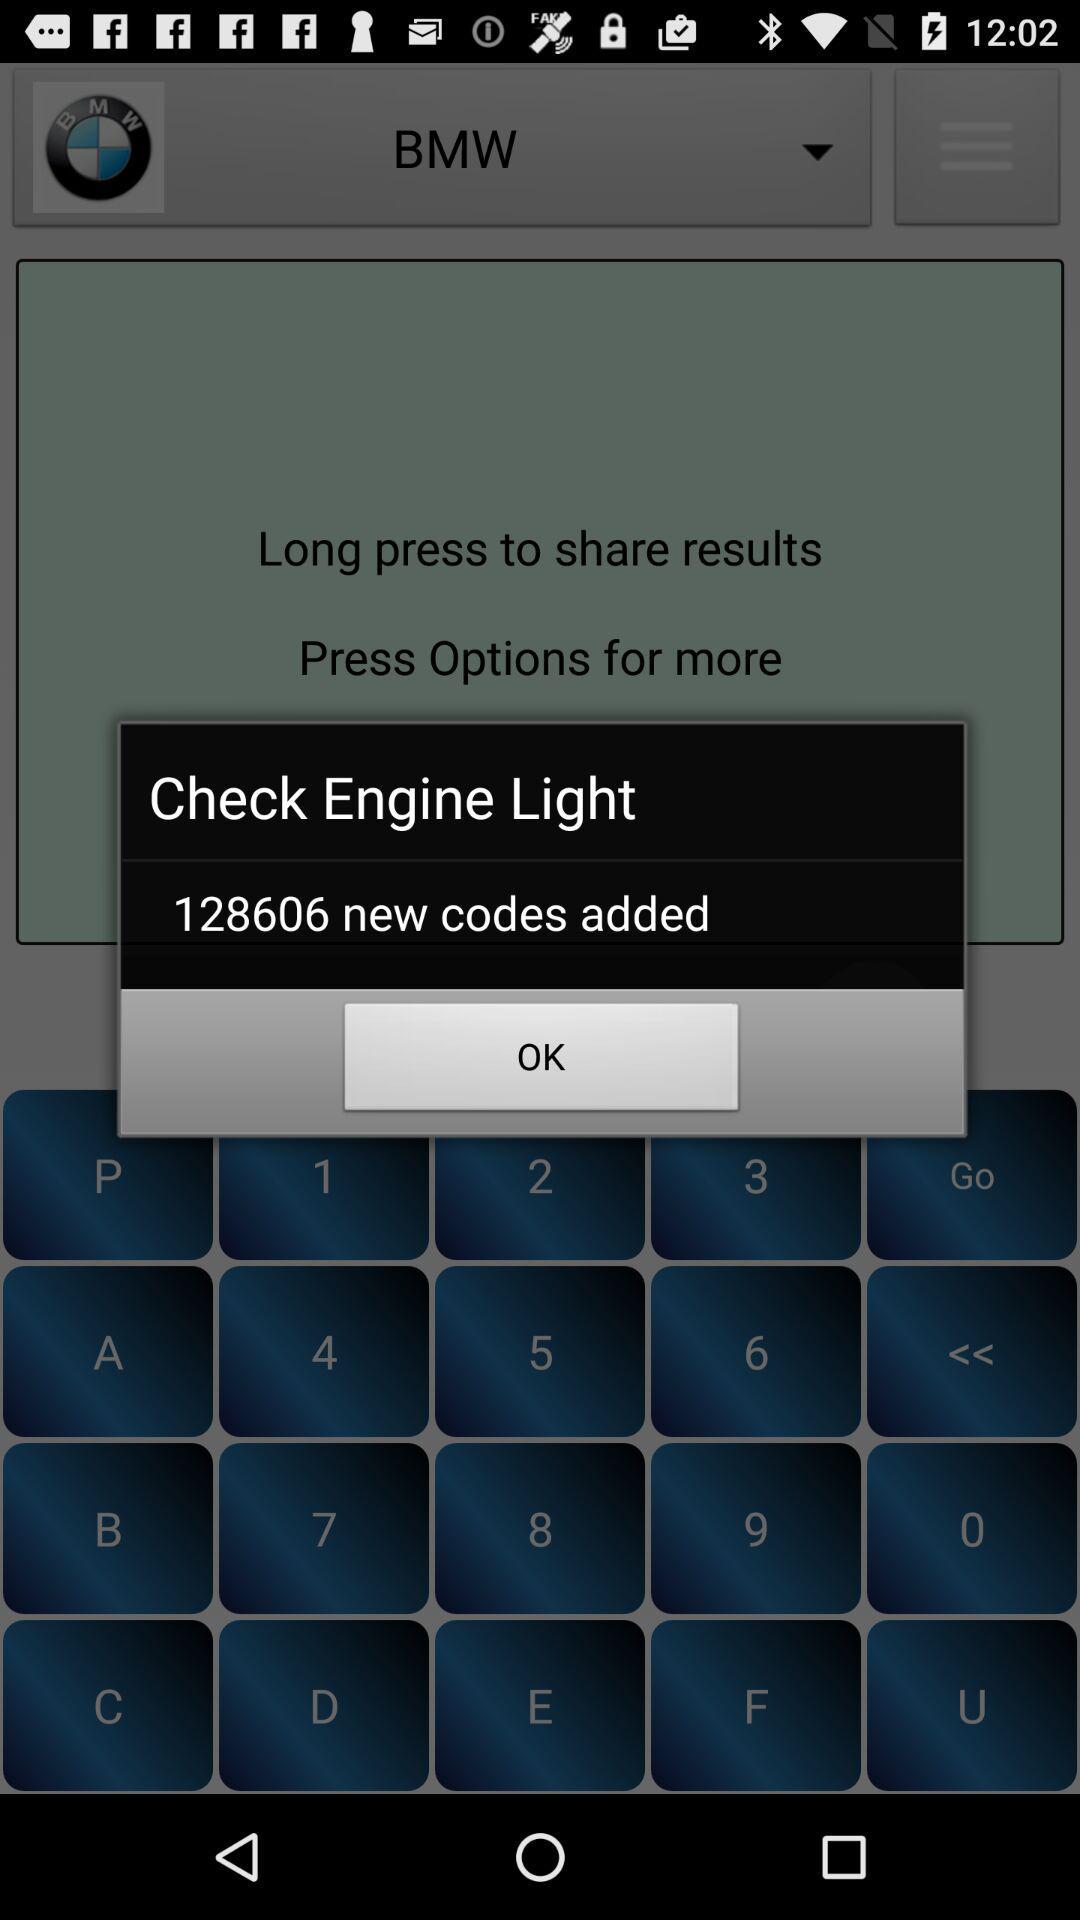 The image size is (1080, 1920). Describe the element at coordinates (976, 151) in the screenshot. I see `menu` at that location.